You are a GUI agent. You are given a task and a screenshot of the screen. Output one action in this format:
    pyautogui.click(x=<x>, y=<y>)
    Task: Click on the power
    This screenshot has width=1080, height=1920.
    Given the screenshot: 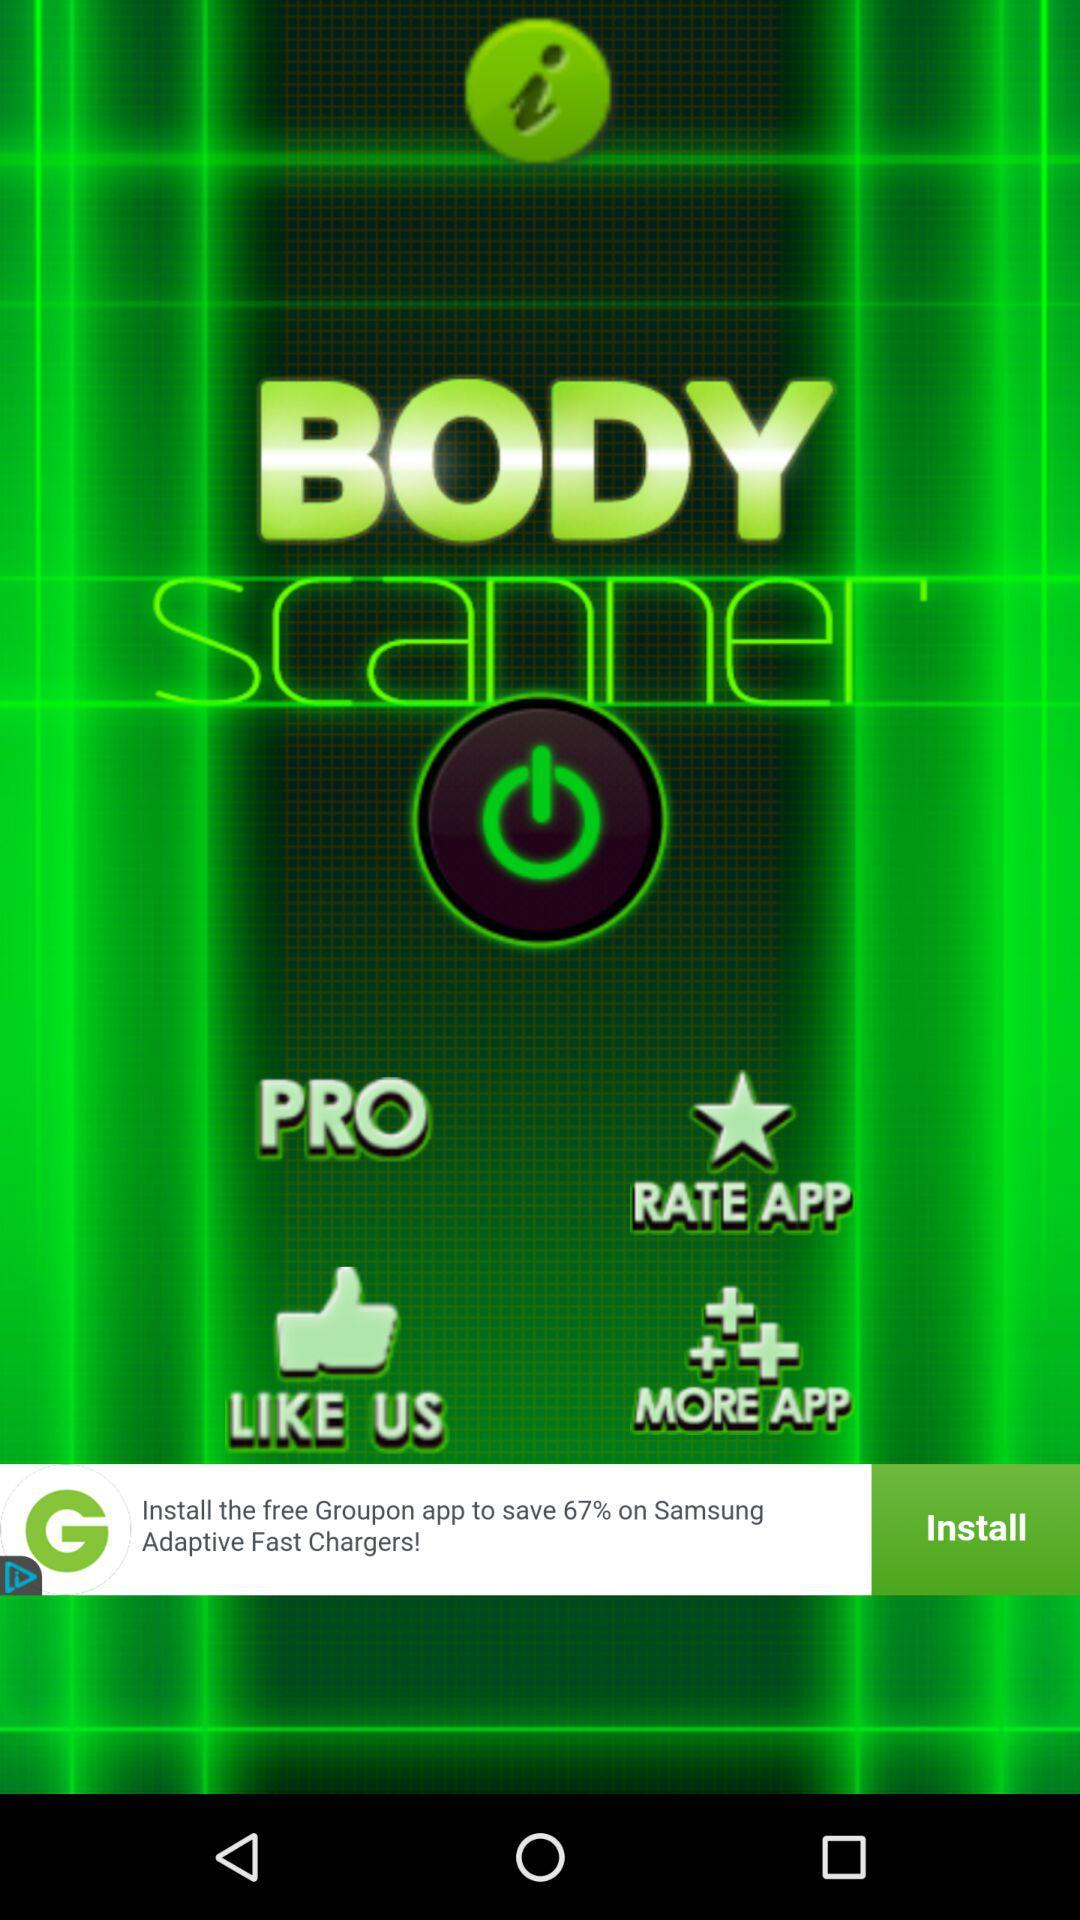 What is the action you would take?
    pyautogui.click(x=540, y=819)
    